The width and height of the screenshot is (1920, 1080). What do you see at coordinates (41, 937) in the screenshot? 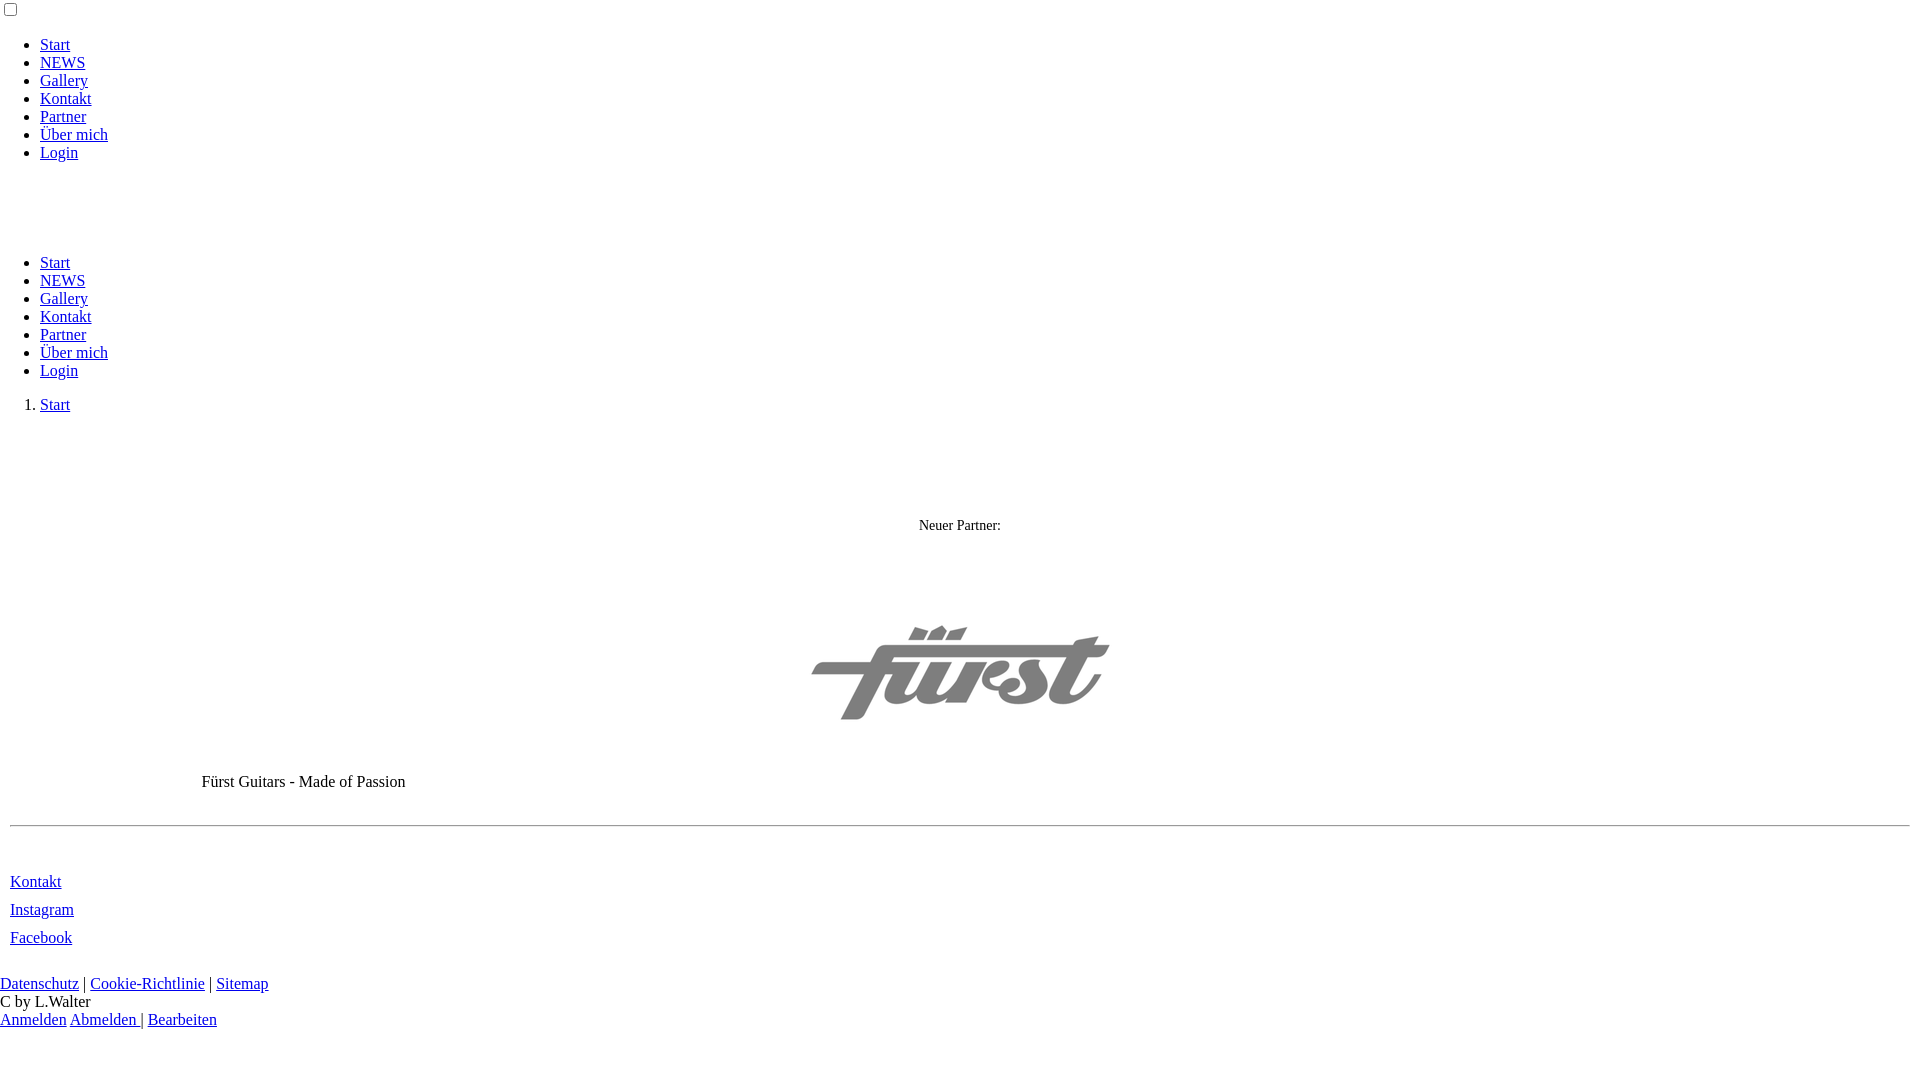
I see `'Facebook'` at bounding box center [41, 937].